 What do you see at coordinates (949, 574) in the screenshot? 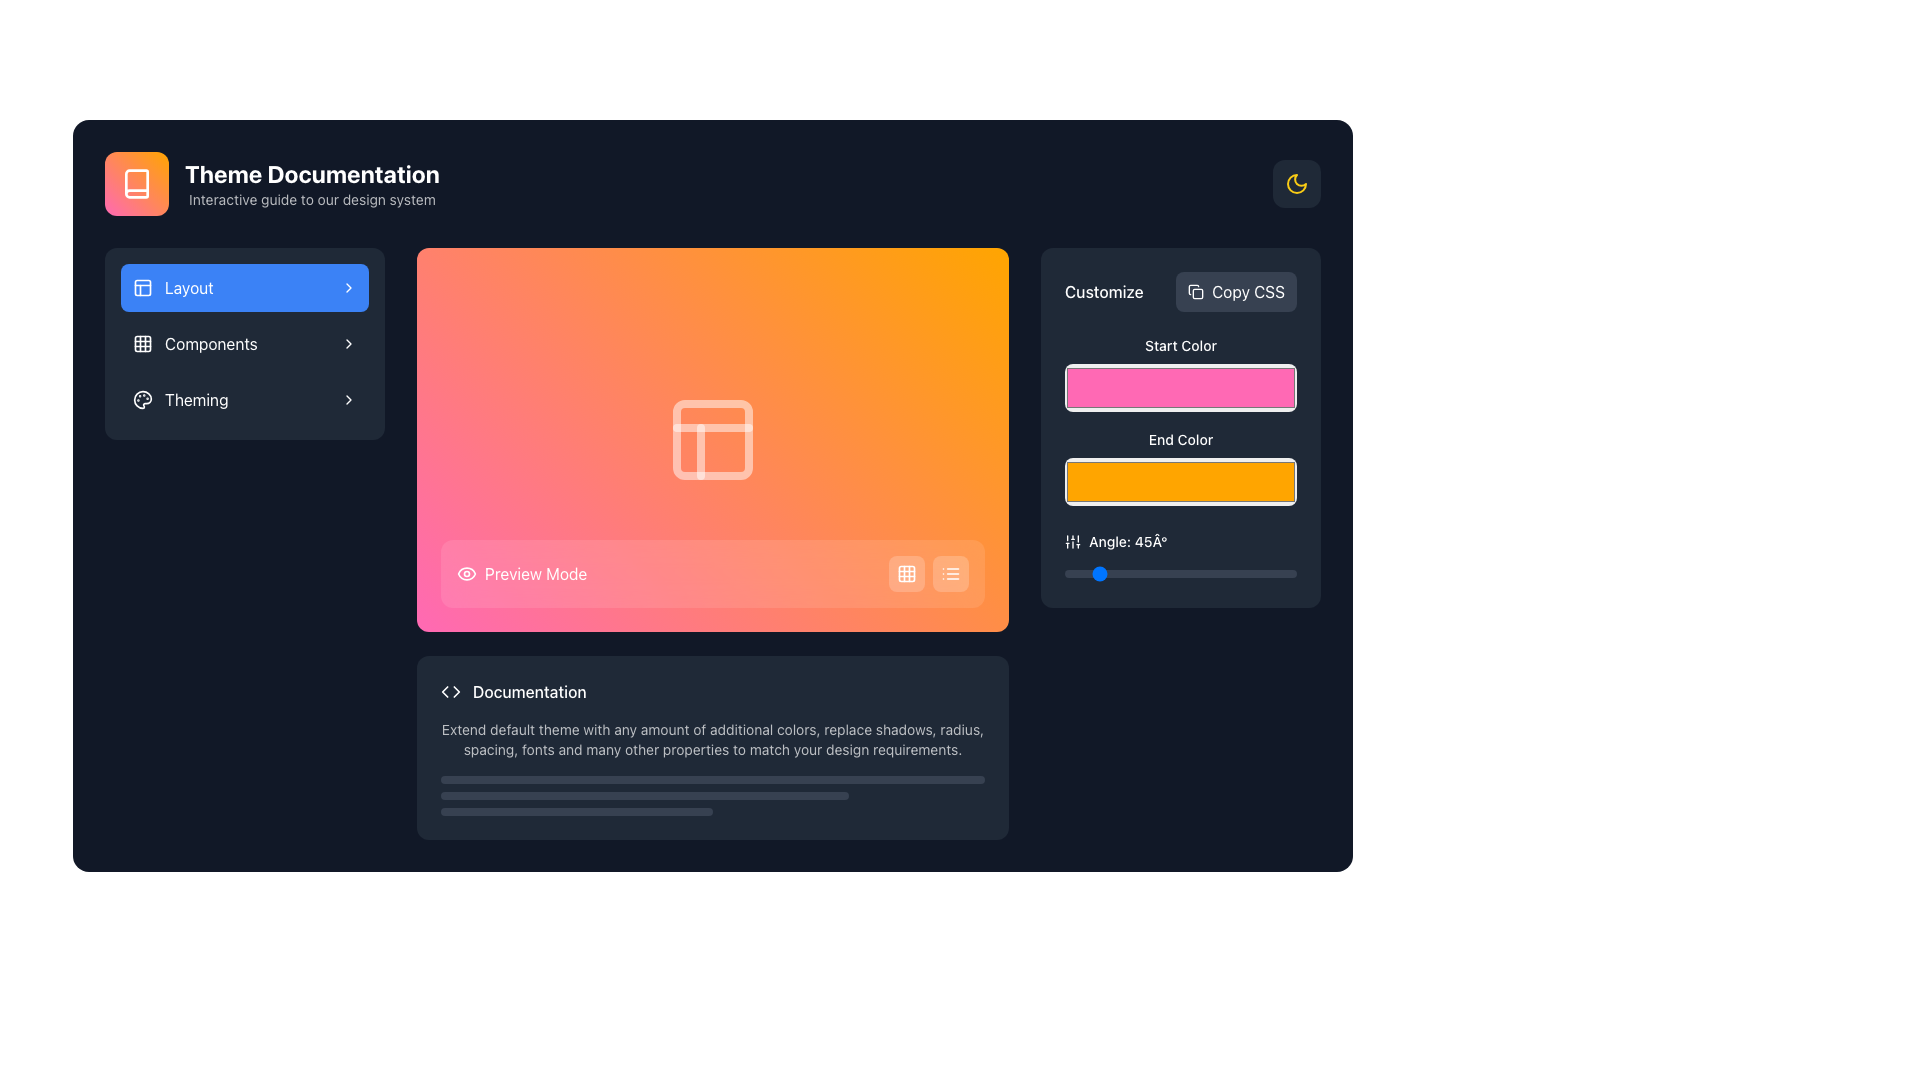
I see `the second button in the horizontal layout at the bottom-right corner of the gradient box` at bounding box center [949, 574].